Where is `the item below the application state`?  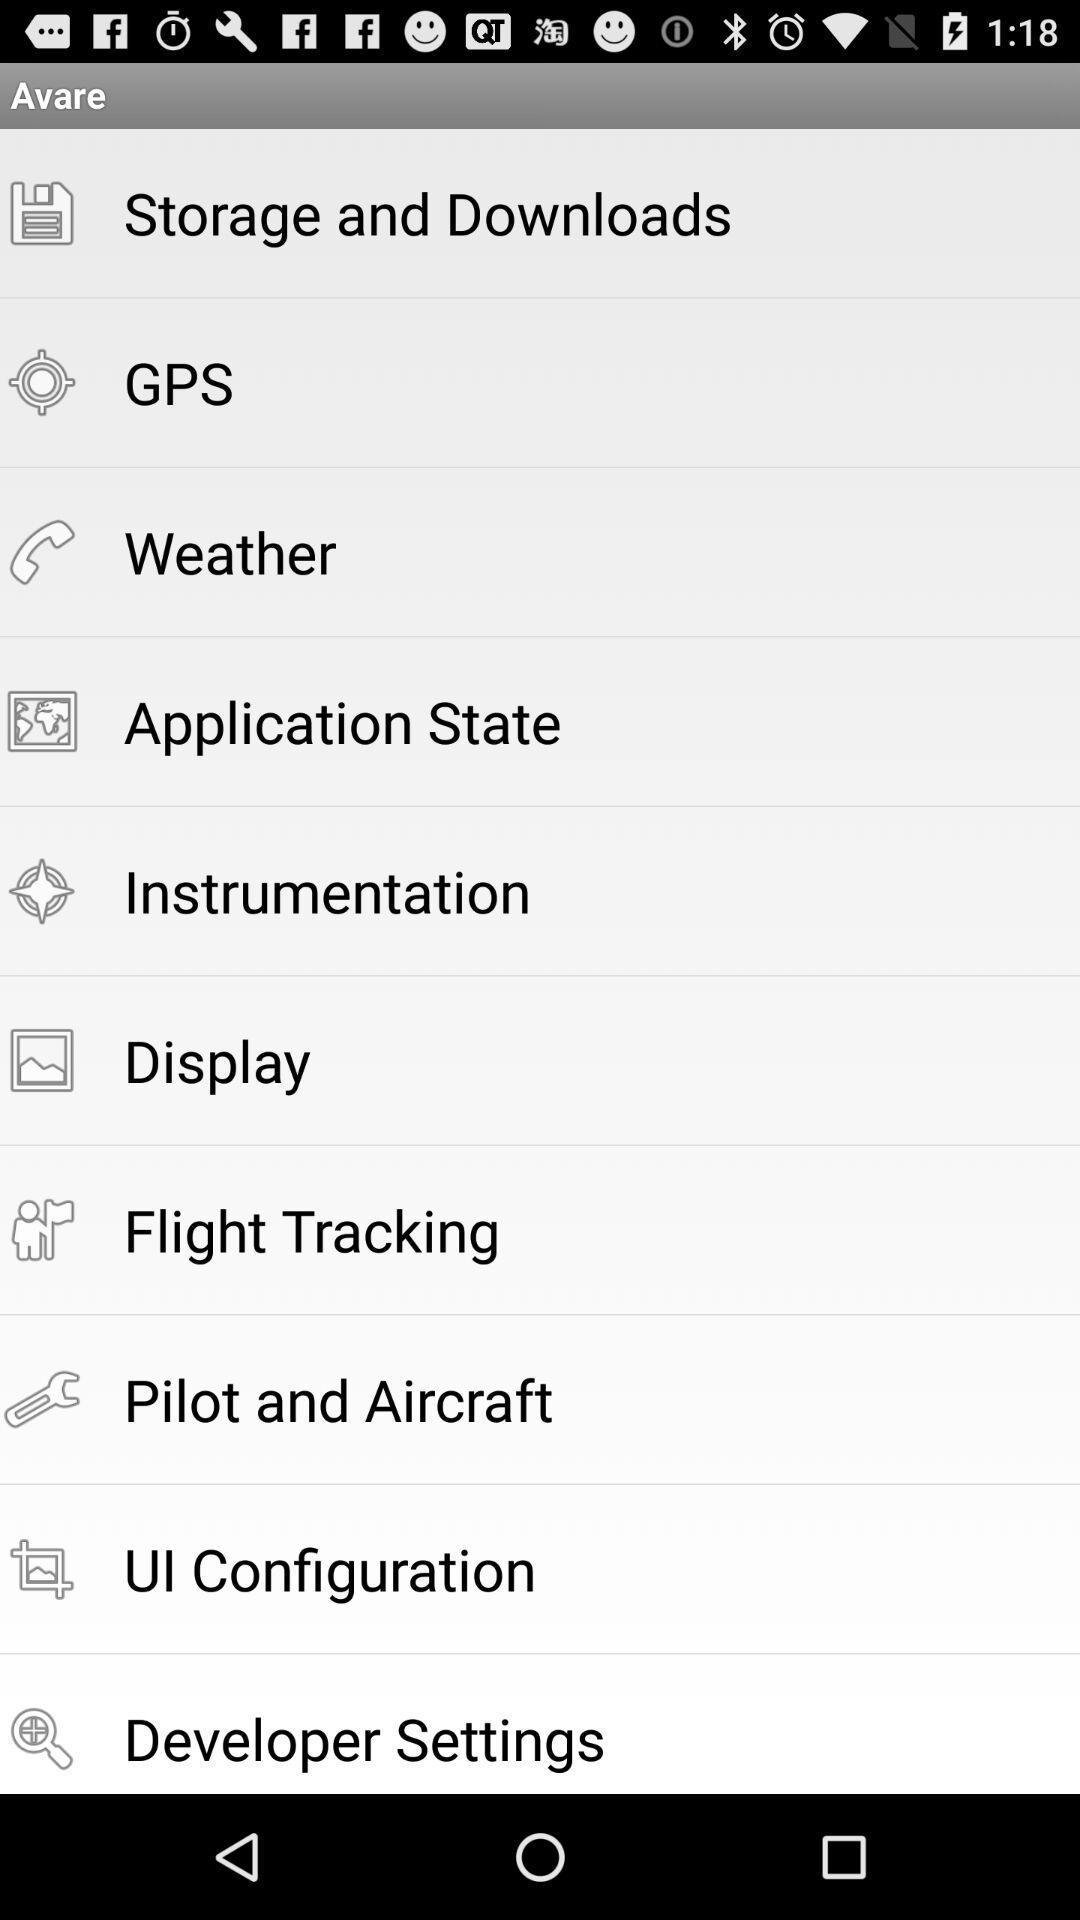
the item below the application state is located at coordinates (326, 889).